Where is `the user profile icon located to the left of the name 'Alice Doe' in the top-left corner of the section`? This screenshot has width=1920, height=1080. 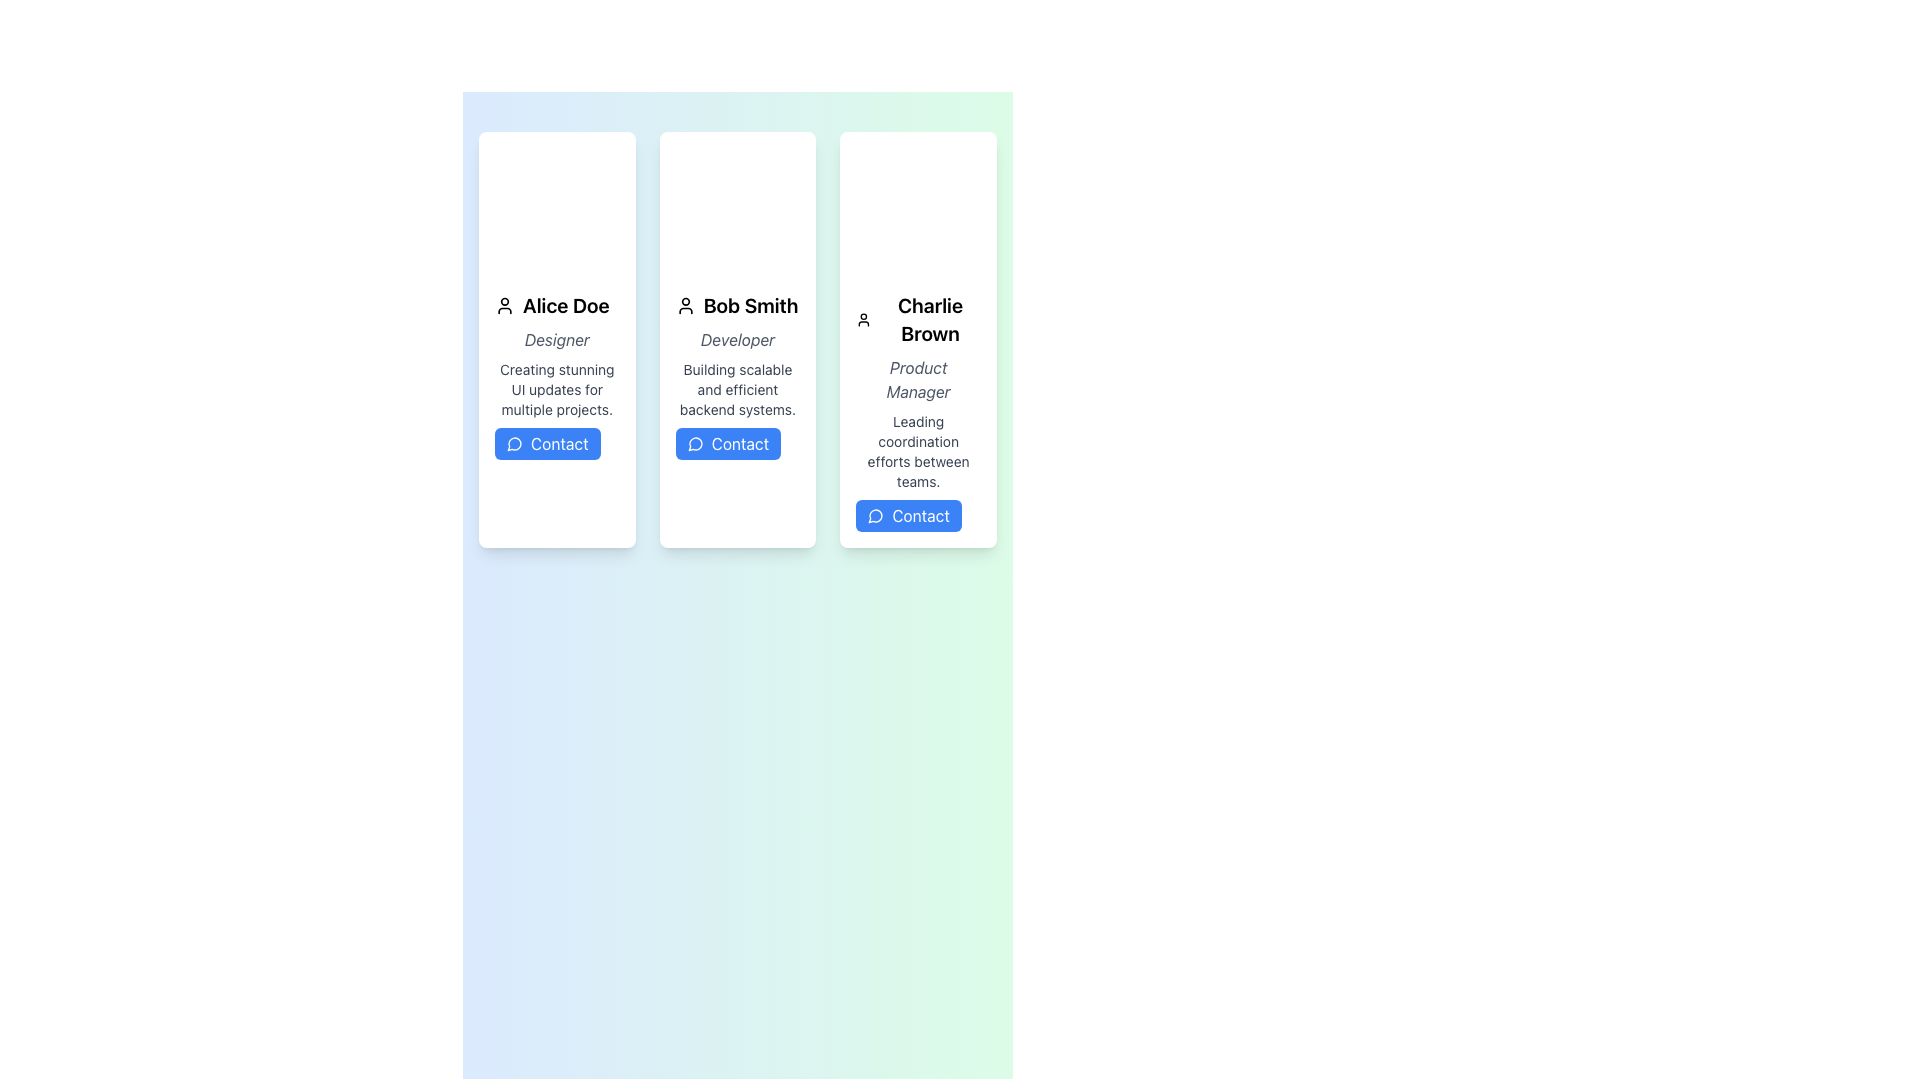 the user profile icon located to the left of the name 'Alice Doe' in the top-left corner of the section is located at coordinates (504, 305).